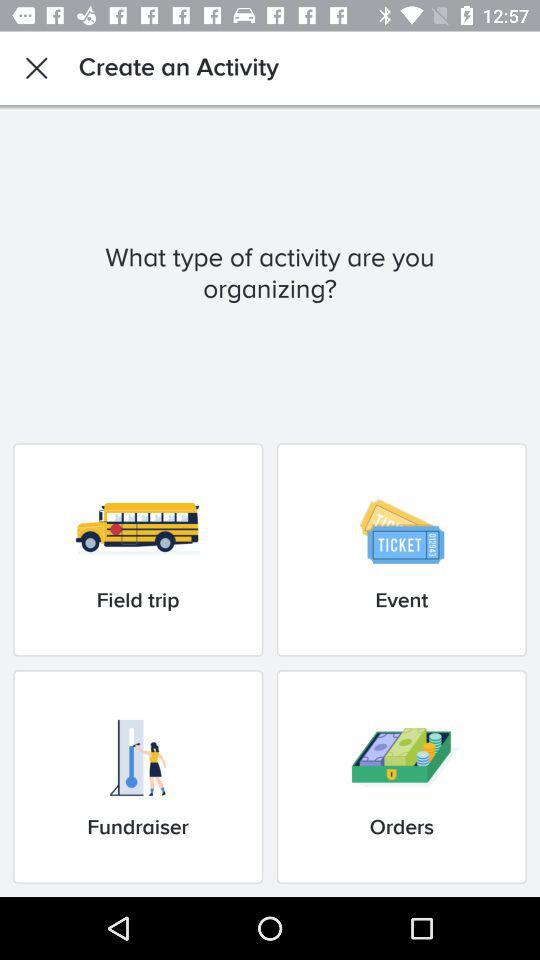  Describe the element at coordinates (401, 549) in the screenshot. I see `icon above the orders icon` at that location.